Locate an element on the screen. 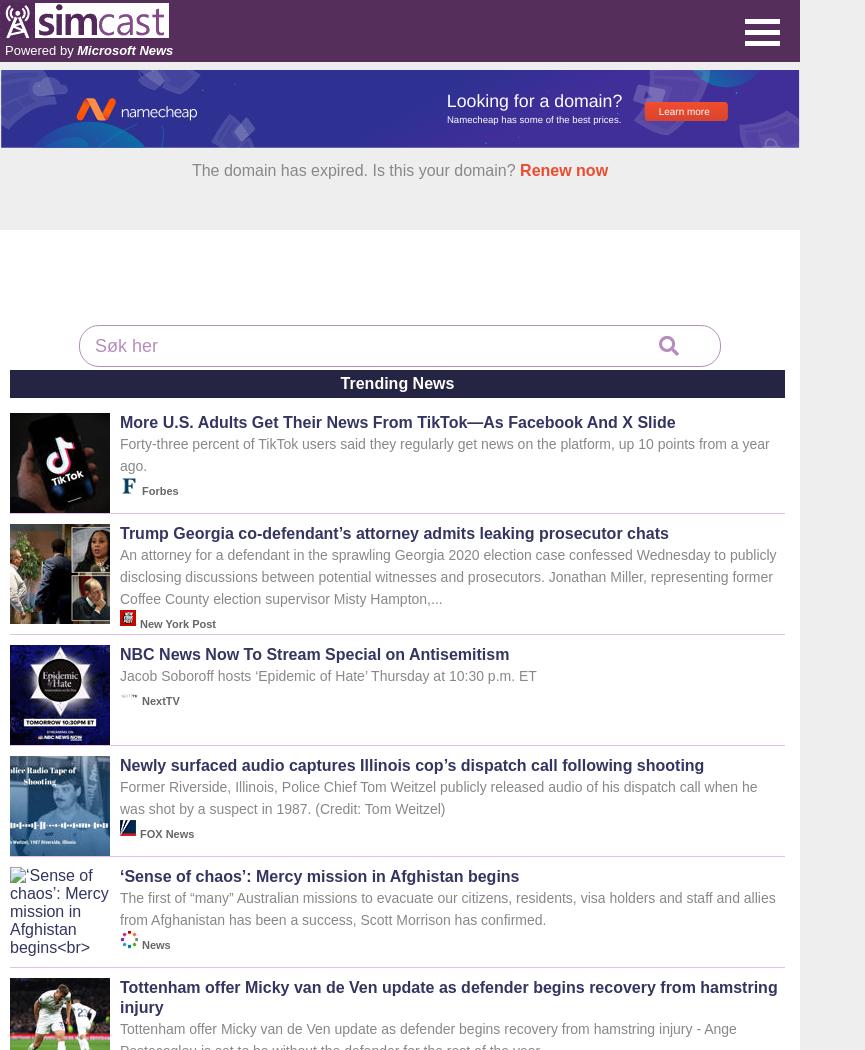  'Trump Georgia co-defendant’s attorney admits leaking prosecutor chats' is located at coordinates (394, 533).